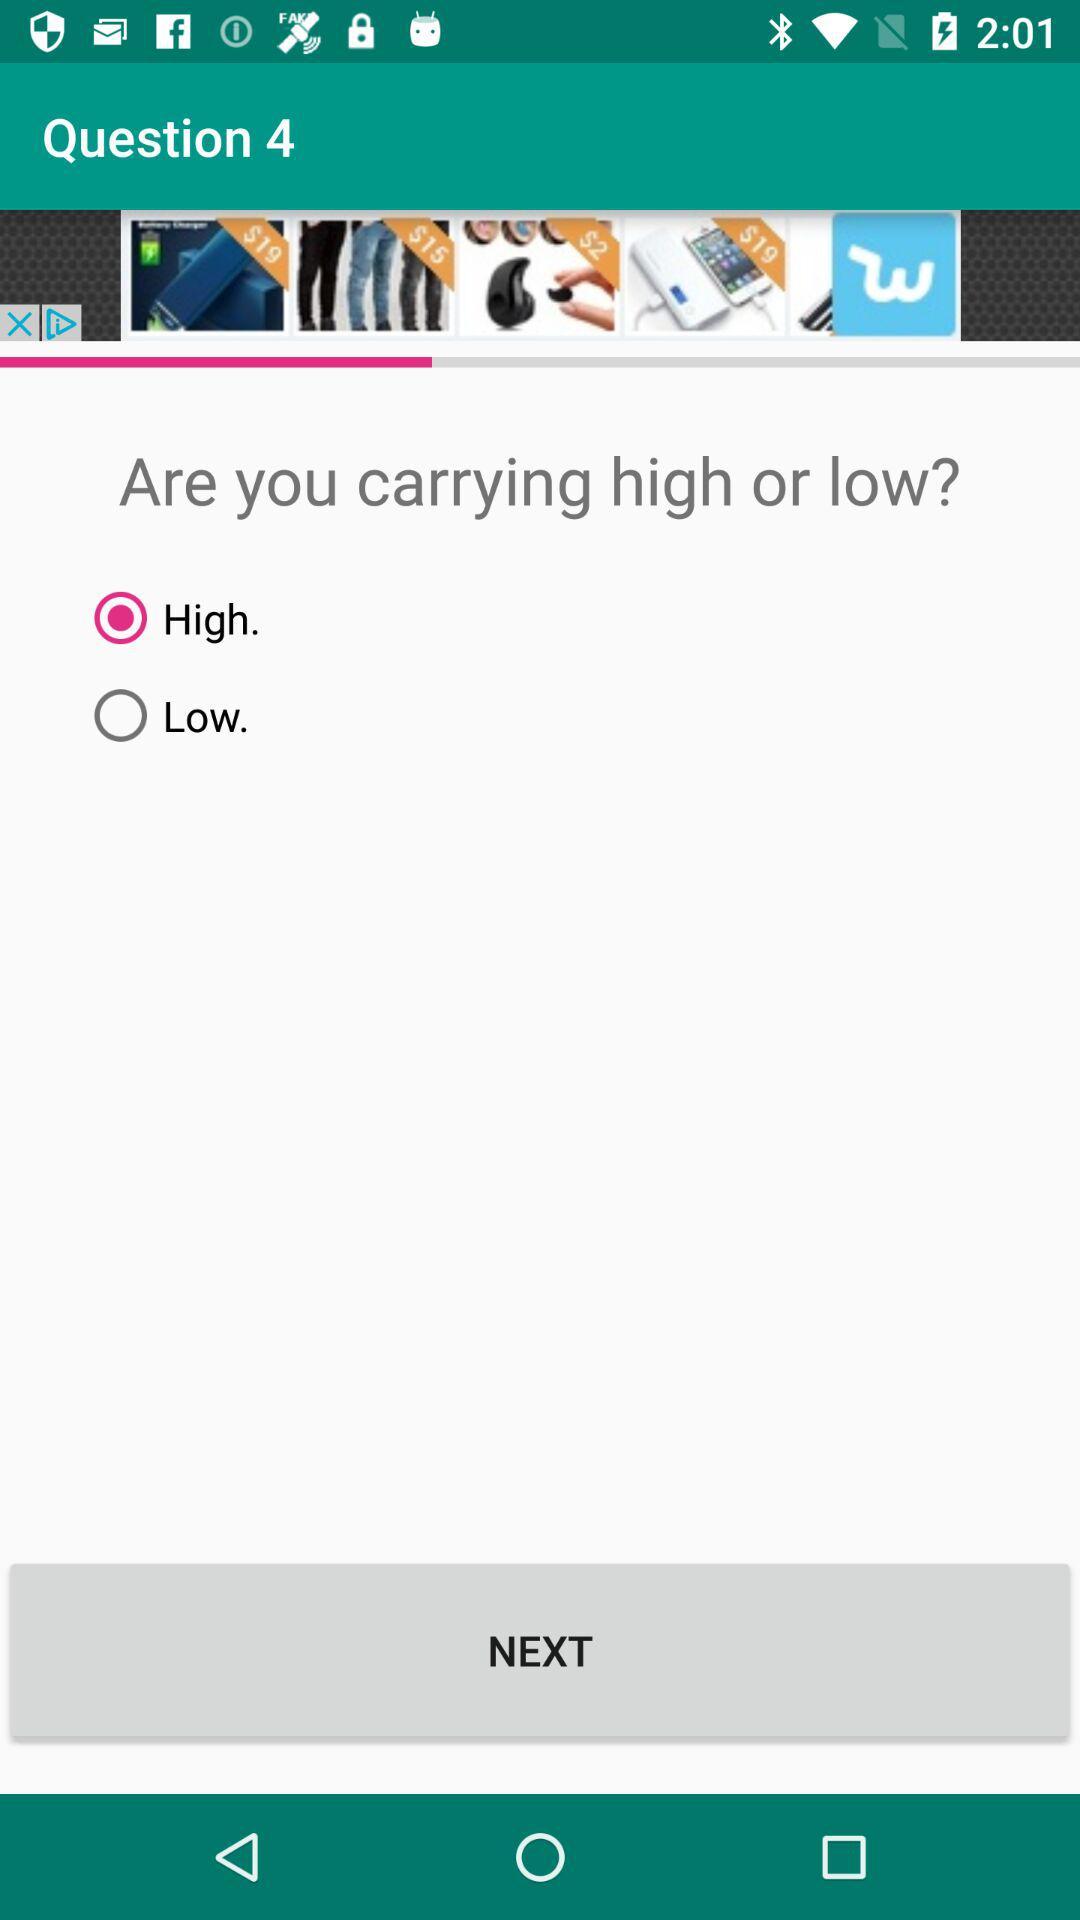  Describe the element at coordinates (540, 274) in the screenshot. I see `open advertisements detail` at that location.